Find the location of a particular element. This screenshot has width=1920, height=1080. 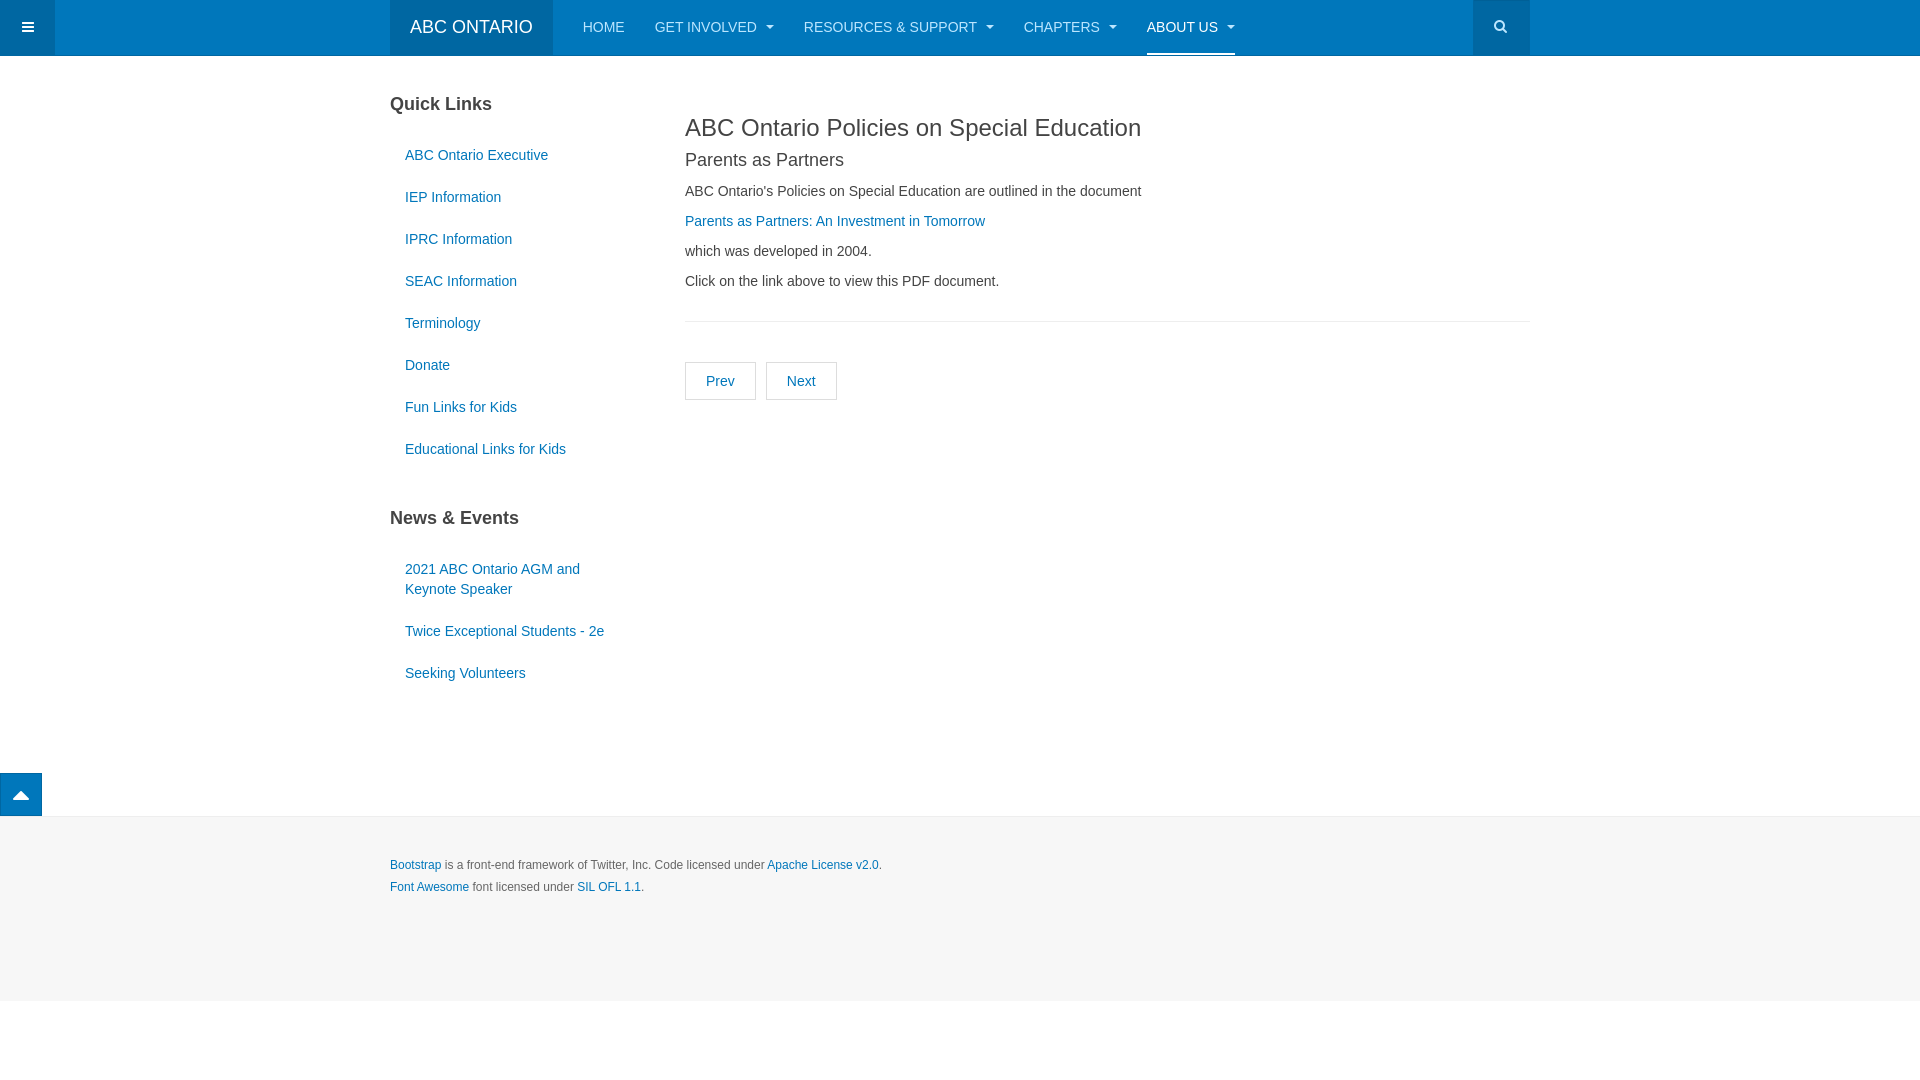

'HOME' is located at coordinates (581, 27).